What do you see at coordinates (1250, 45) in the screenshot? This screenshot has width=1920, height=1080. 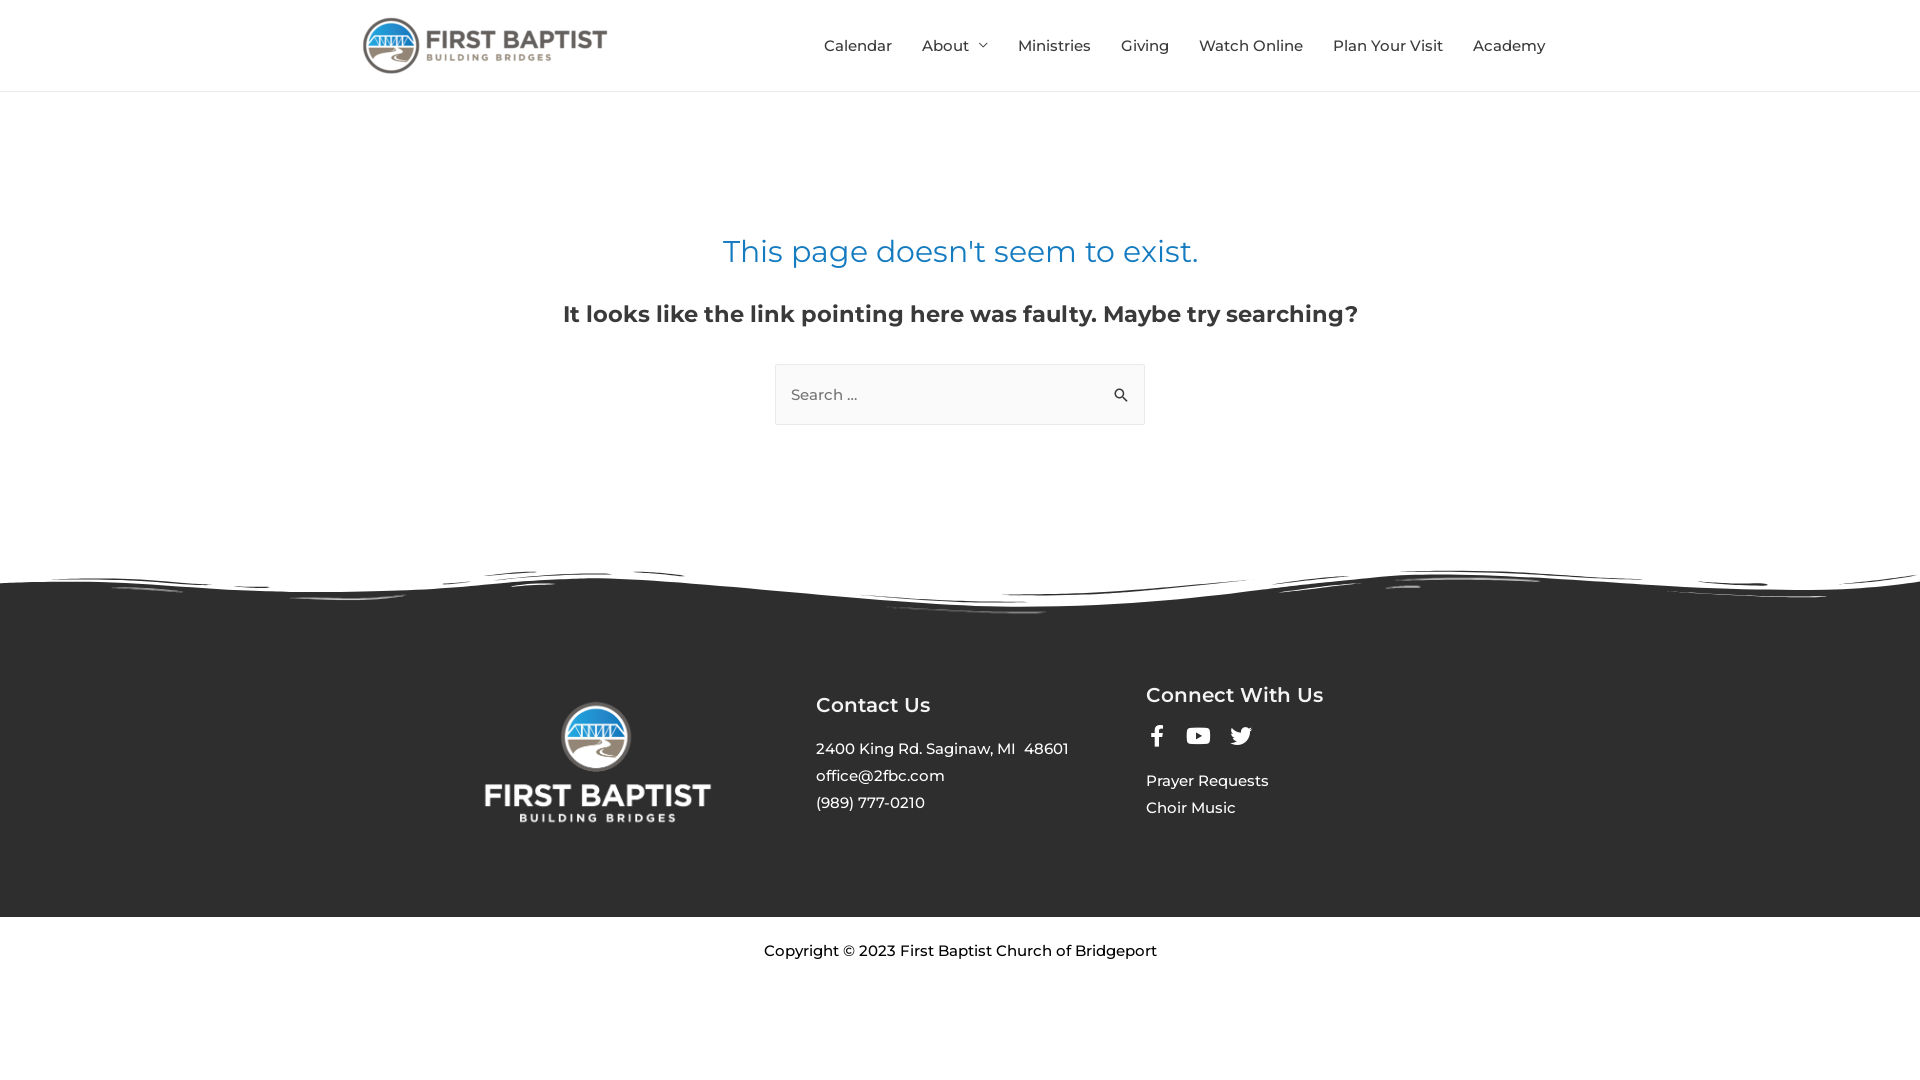 I see `'Watch Online'` at bounding box center [1250, 45].